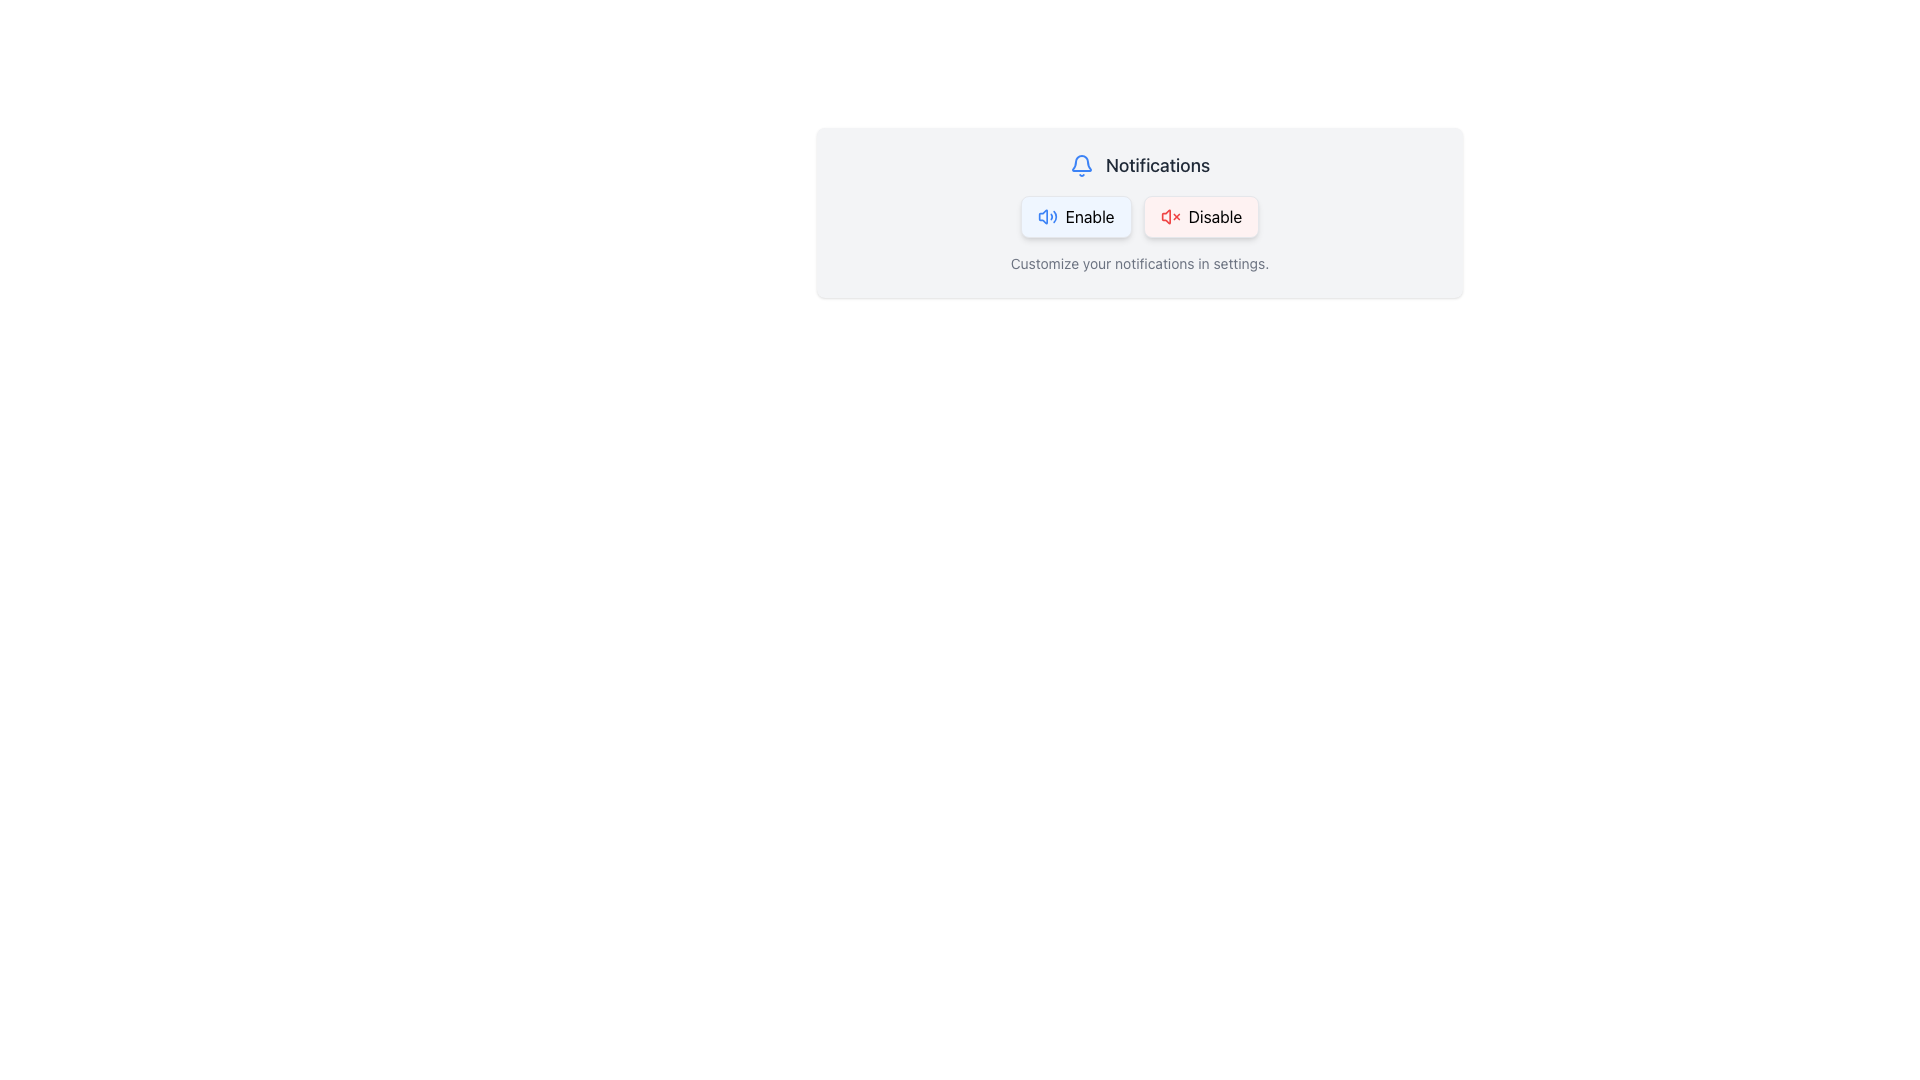  What do you see at coordinates (1046, 216) in the screenshot?
I see `the blue speaker icon with sound waves located inside the 'Enable' button, which is positioned to the left of the 'Disable' button` at bounding box center [1046, 216].